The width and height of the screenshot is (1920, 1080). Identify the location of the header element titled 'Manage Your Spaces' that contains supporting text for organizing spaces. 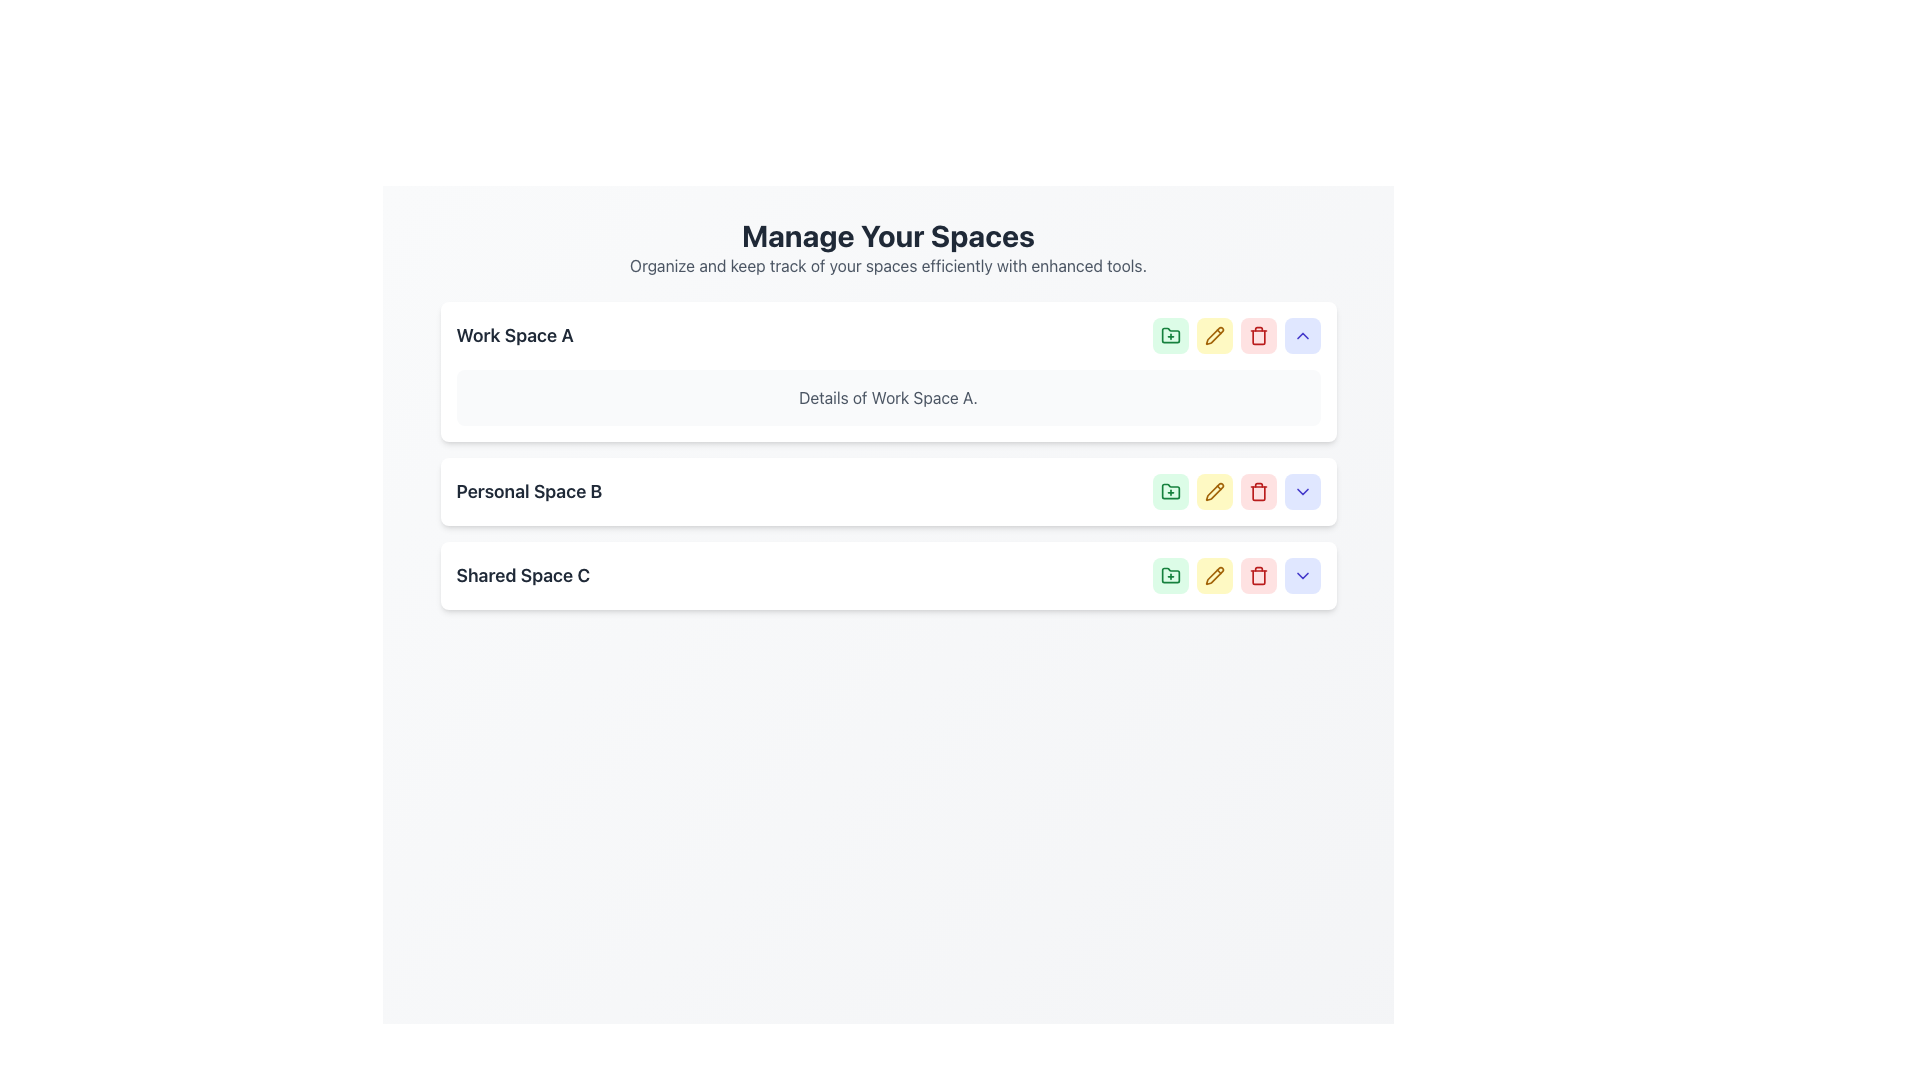
(887, 246).